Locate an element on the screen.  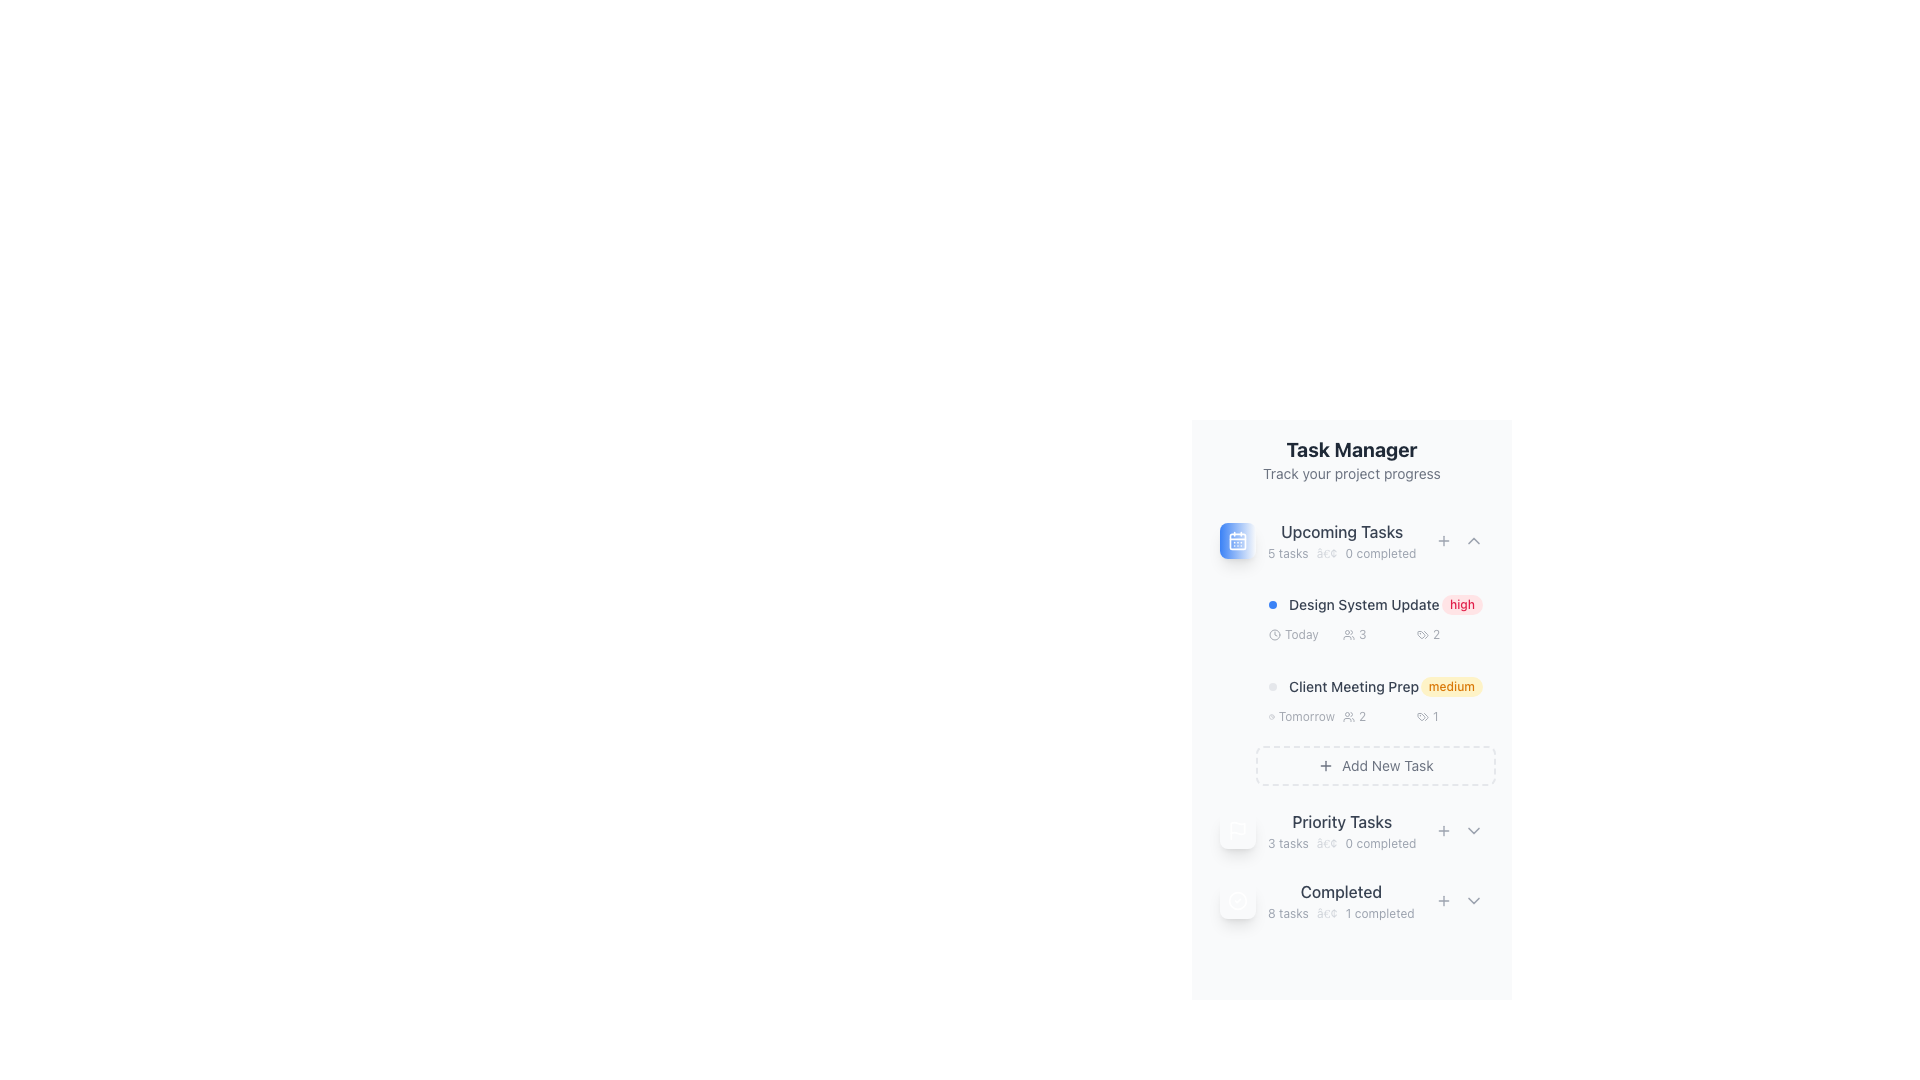
the top entry of the 'Upcoming Tasks' section, which is a task item with a high priority indicator is located at coordinates (1375, 604).